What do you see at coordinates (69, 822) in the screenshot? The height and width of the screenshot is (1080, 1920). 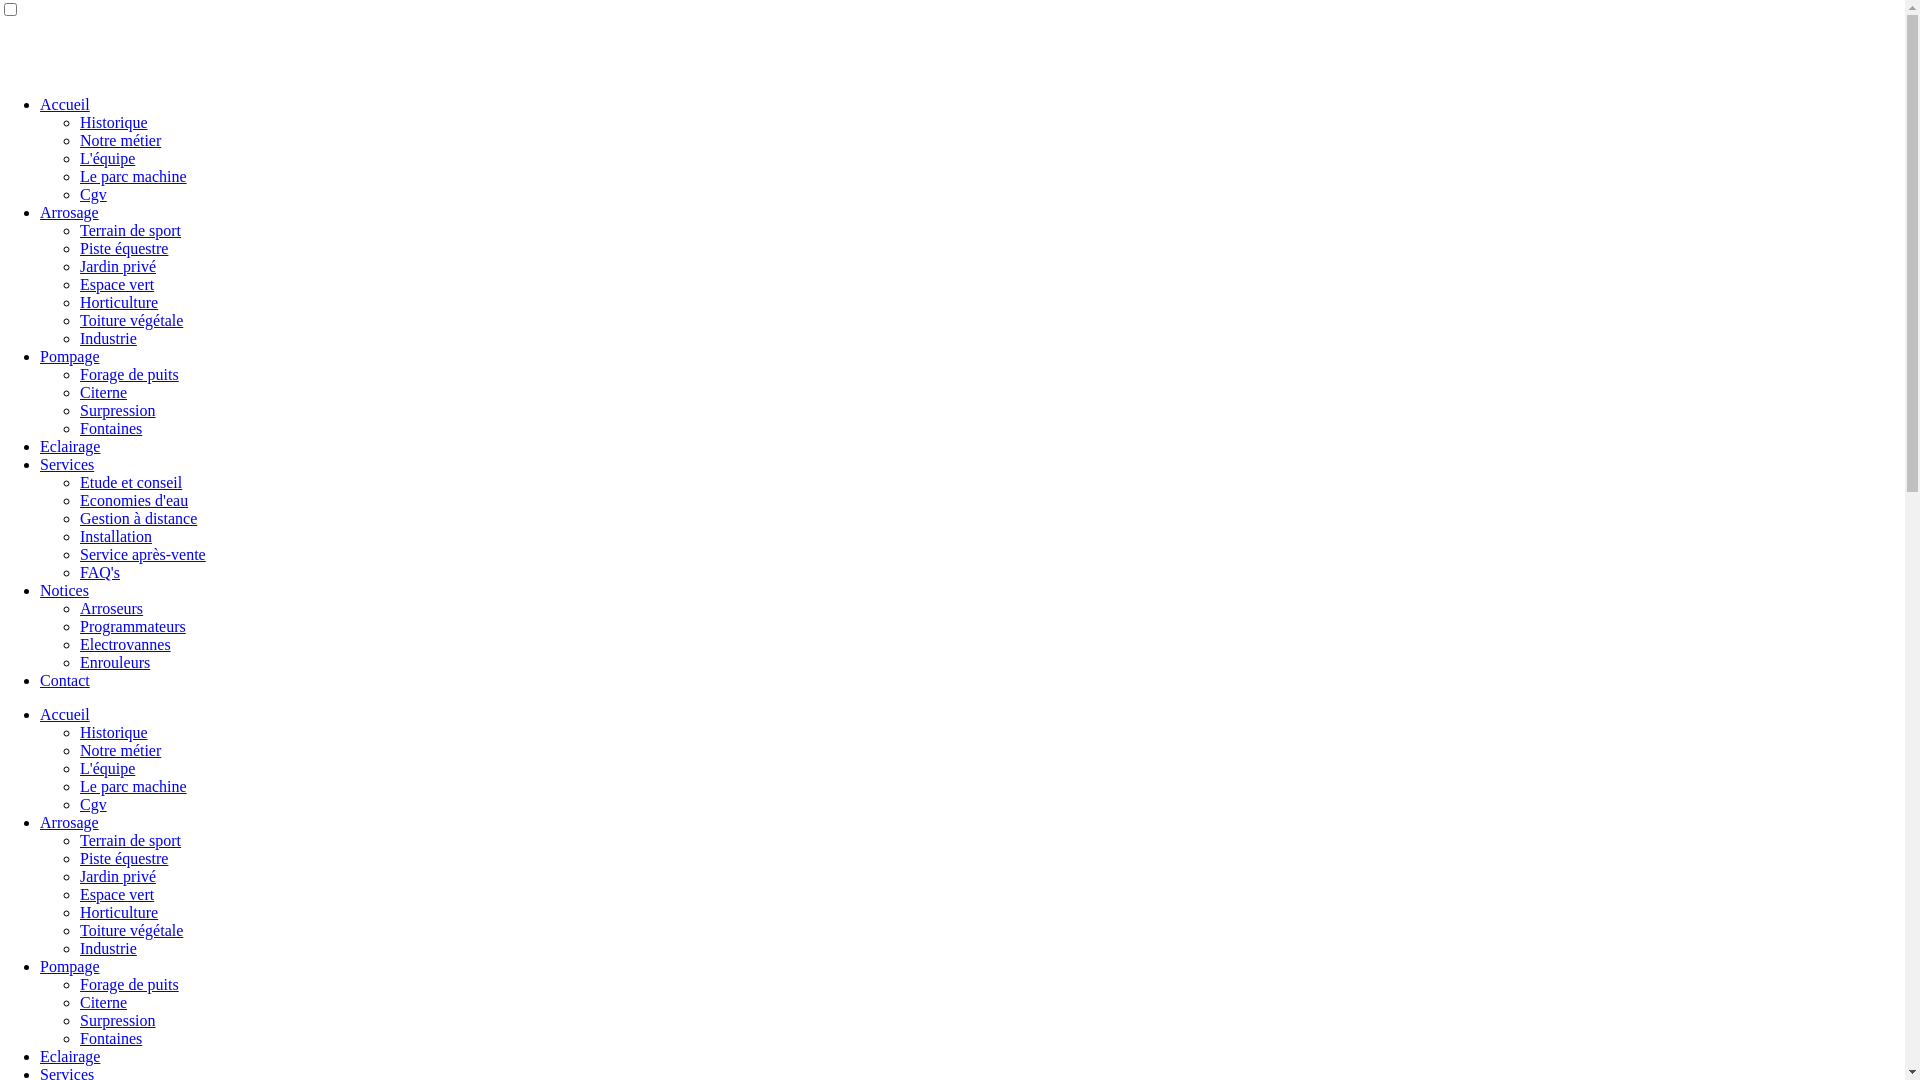 I see `'Arrosage'` at bounding box center [69, 822].